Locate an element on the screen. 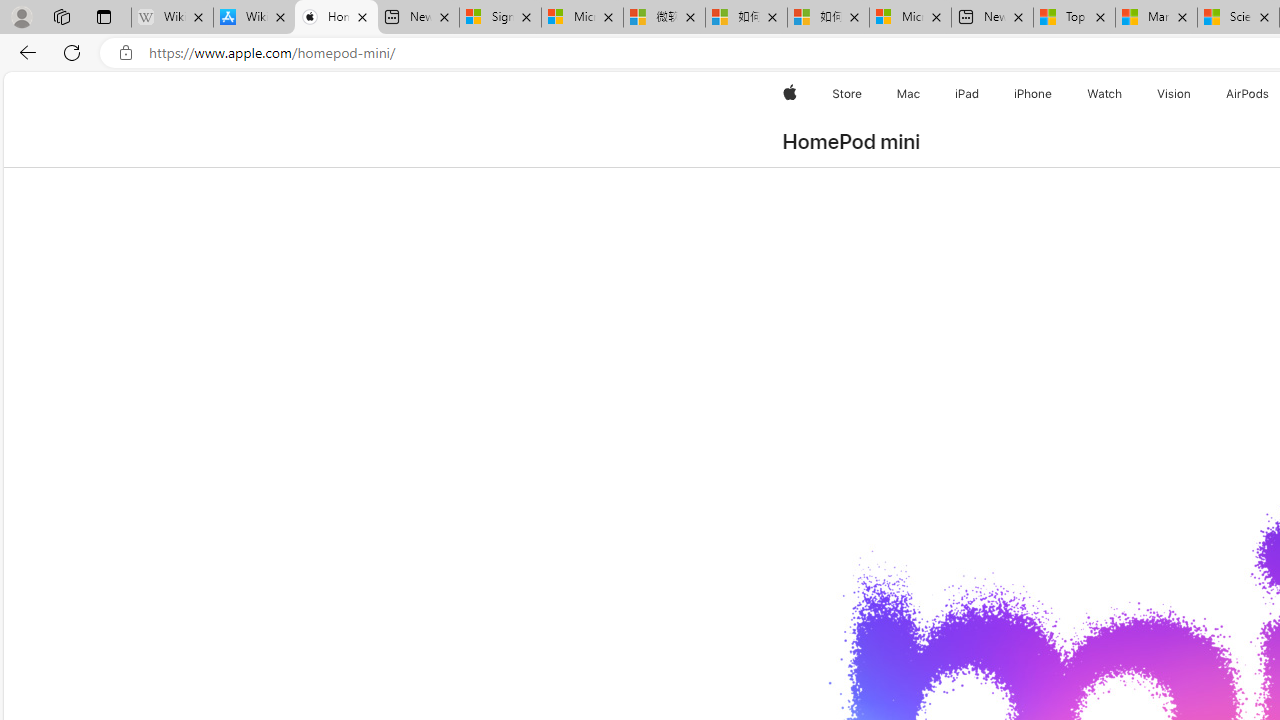 The width and height of the screenshot is (1280, 720). 'Store' is located at coordinates (846, 93).